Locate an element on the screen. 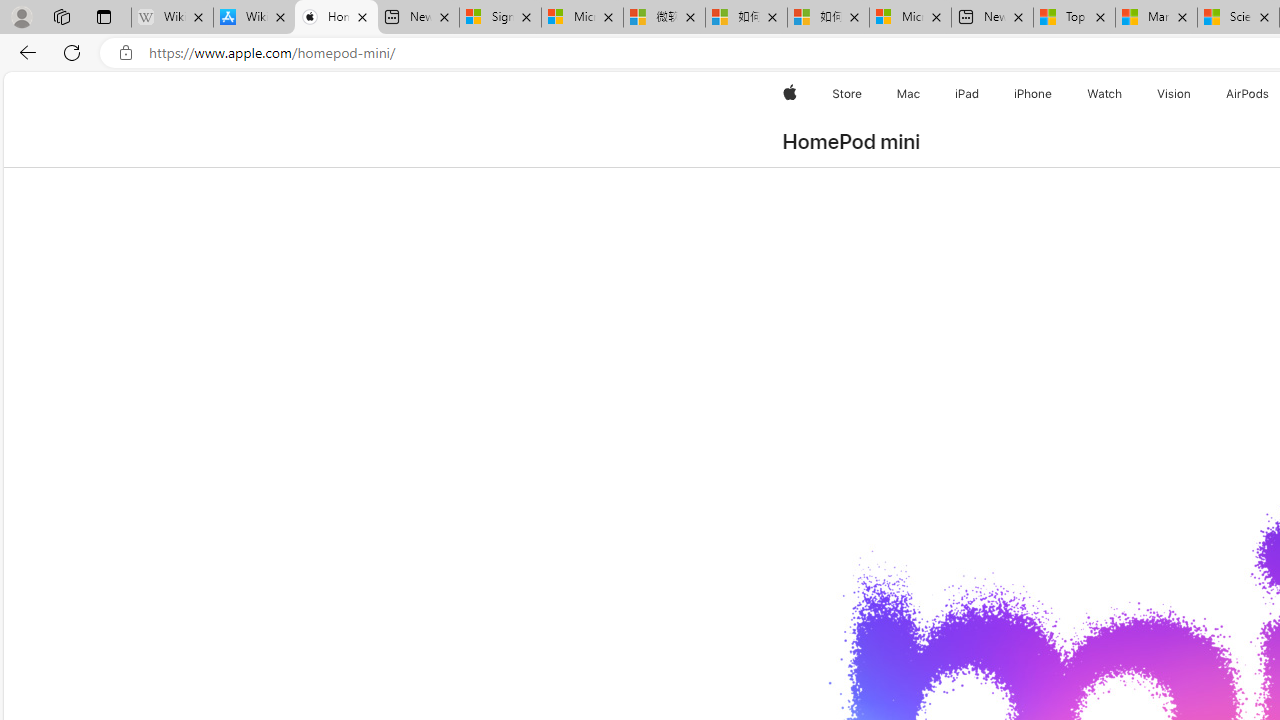 The width and height of the screenshot is (1280, 720). 'Store' is located at coordinates (846, 93).